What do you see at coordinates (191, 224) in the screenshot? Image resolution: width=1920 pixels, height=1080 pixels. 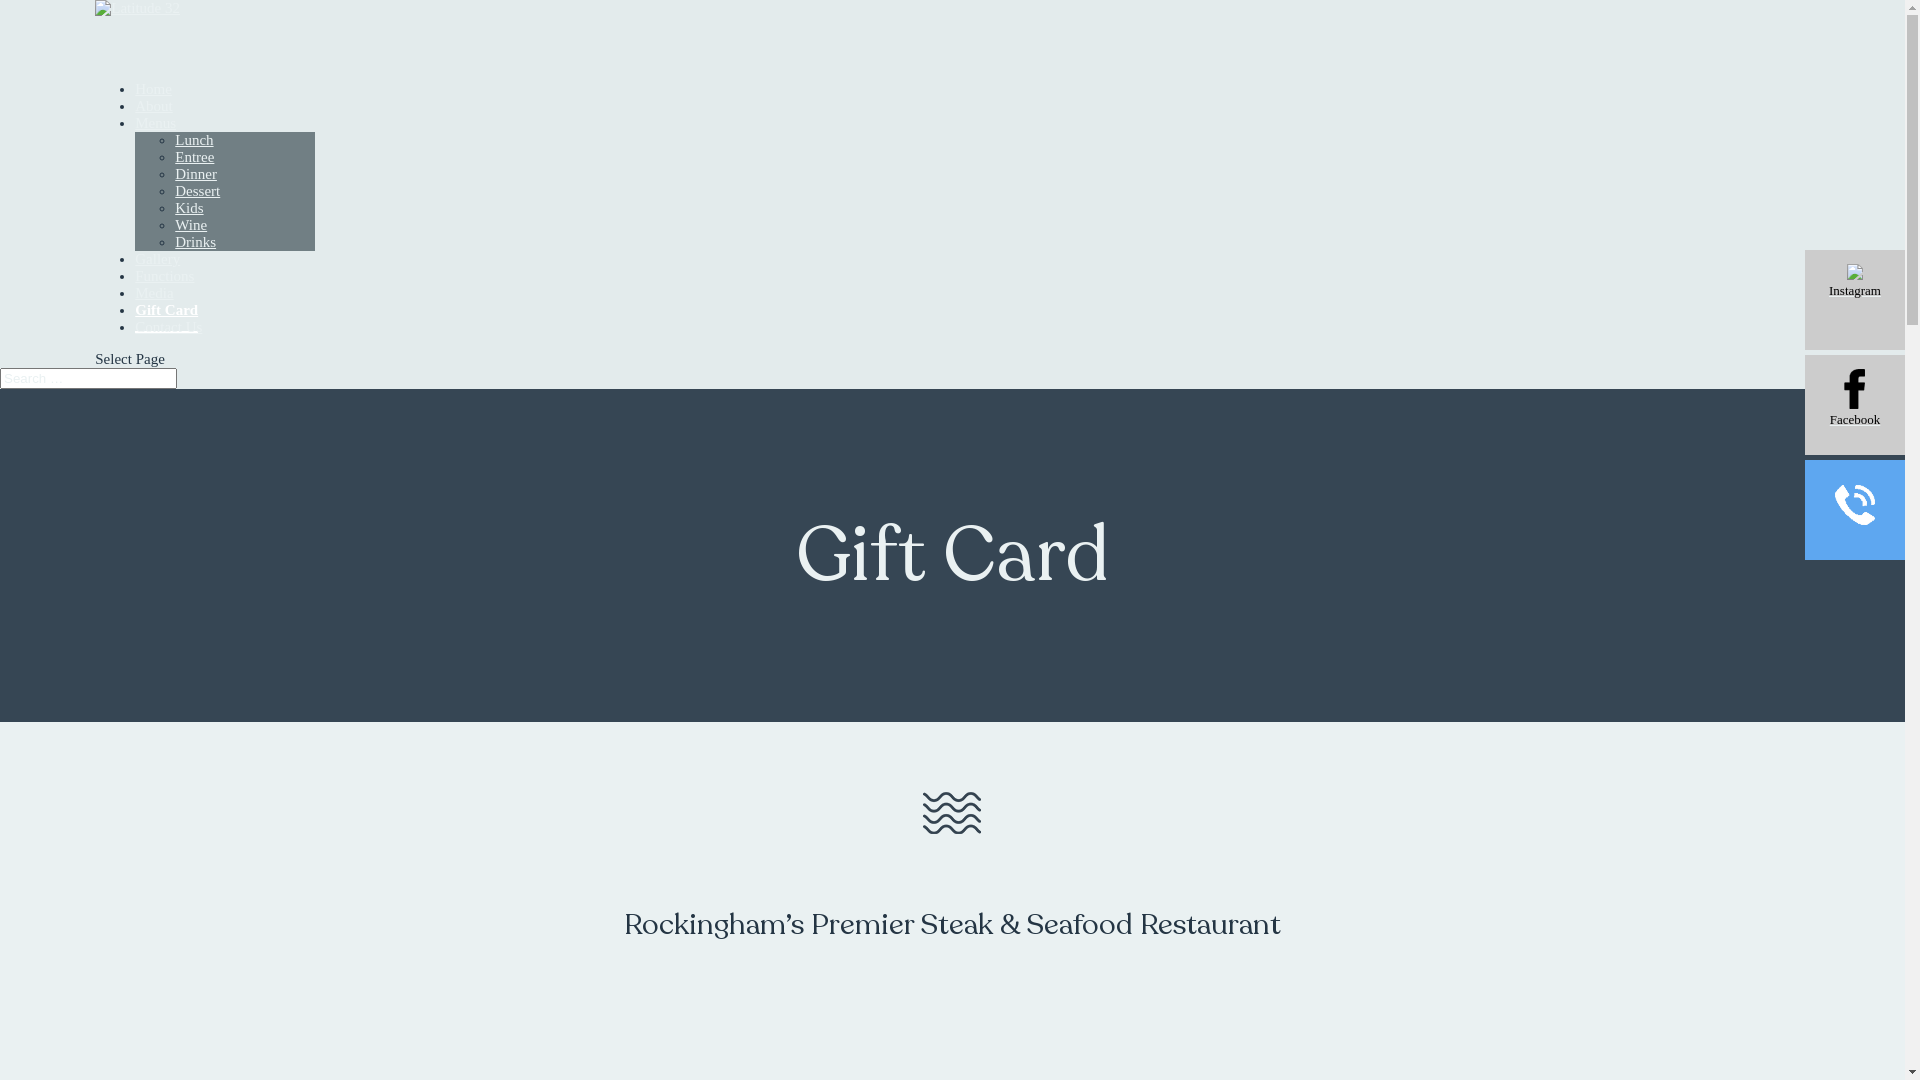 I see `'Wine'` at bounding box center [191, 224].